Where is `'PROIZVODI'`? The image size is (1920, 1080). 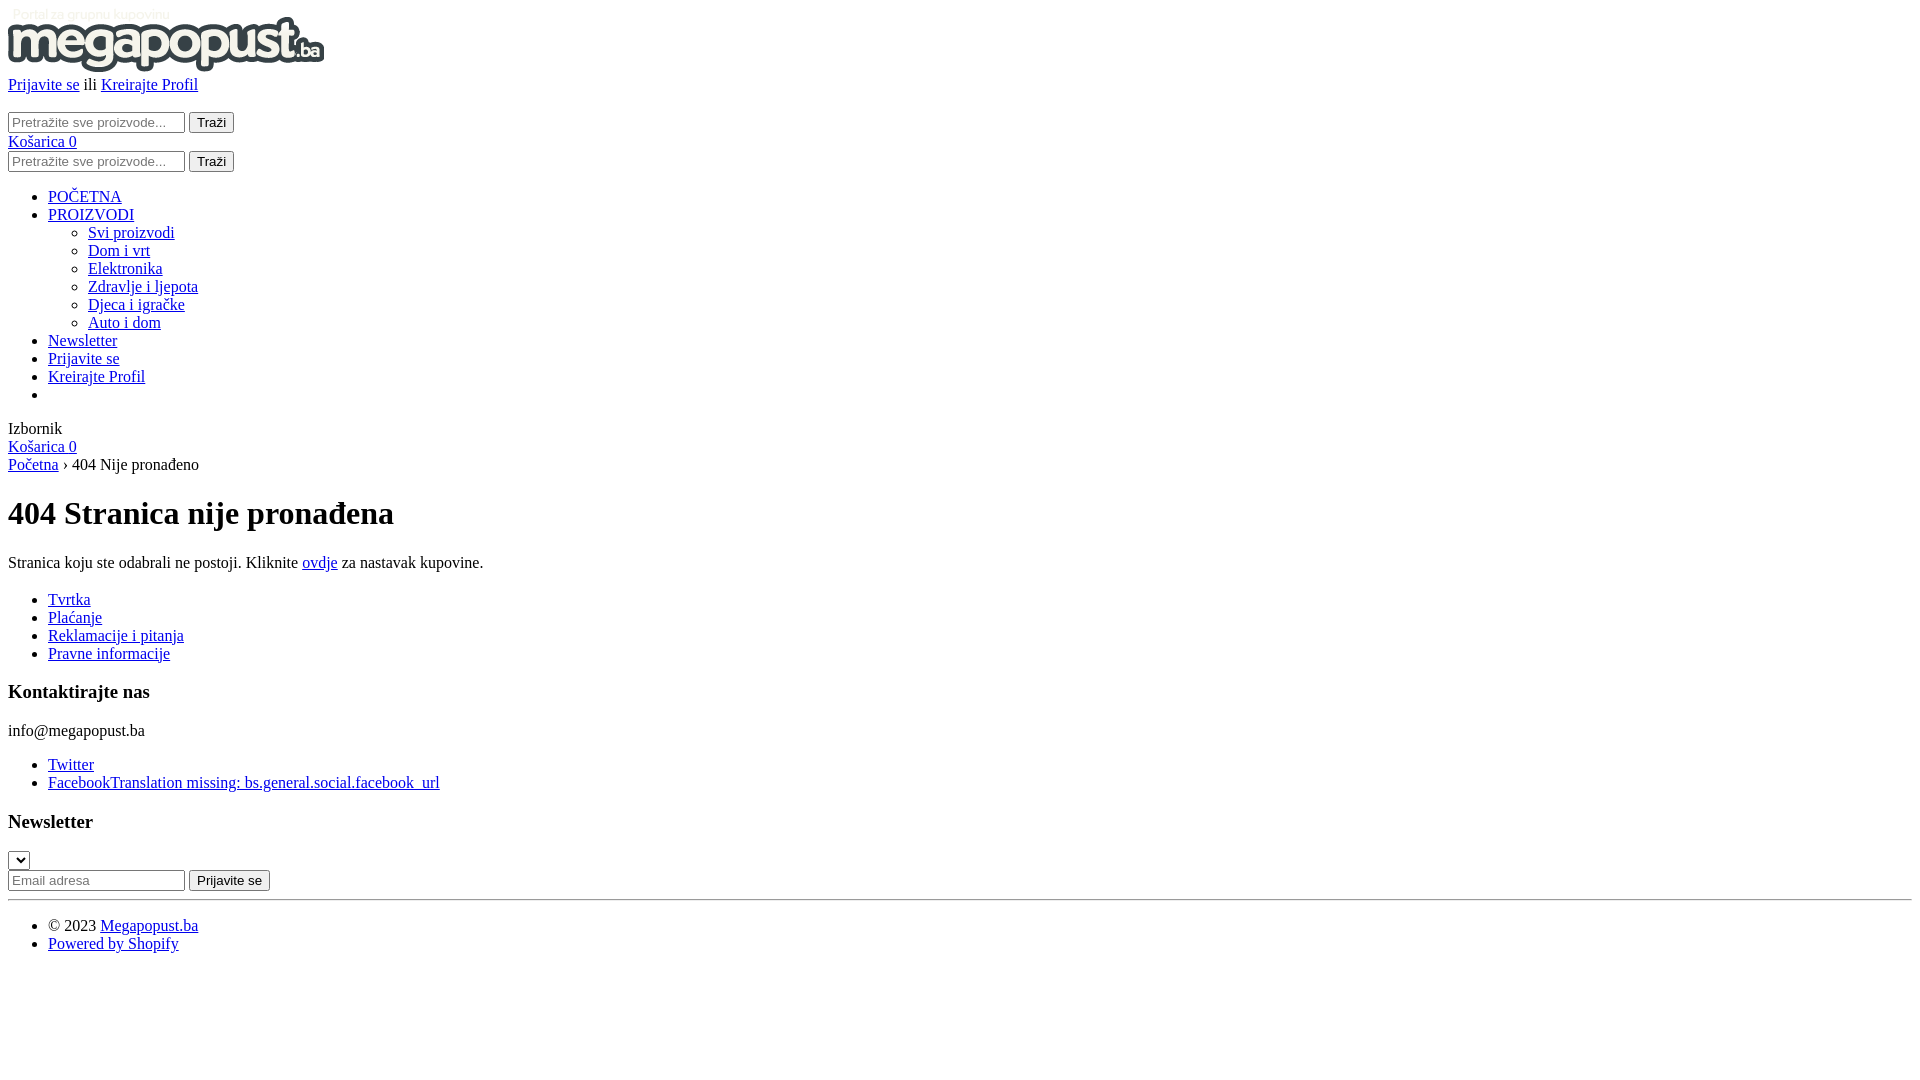 'PROIZVODI' is located at coordinates (90, 214).